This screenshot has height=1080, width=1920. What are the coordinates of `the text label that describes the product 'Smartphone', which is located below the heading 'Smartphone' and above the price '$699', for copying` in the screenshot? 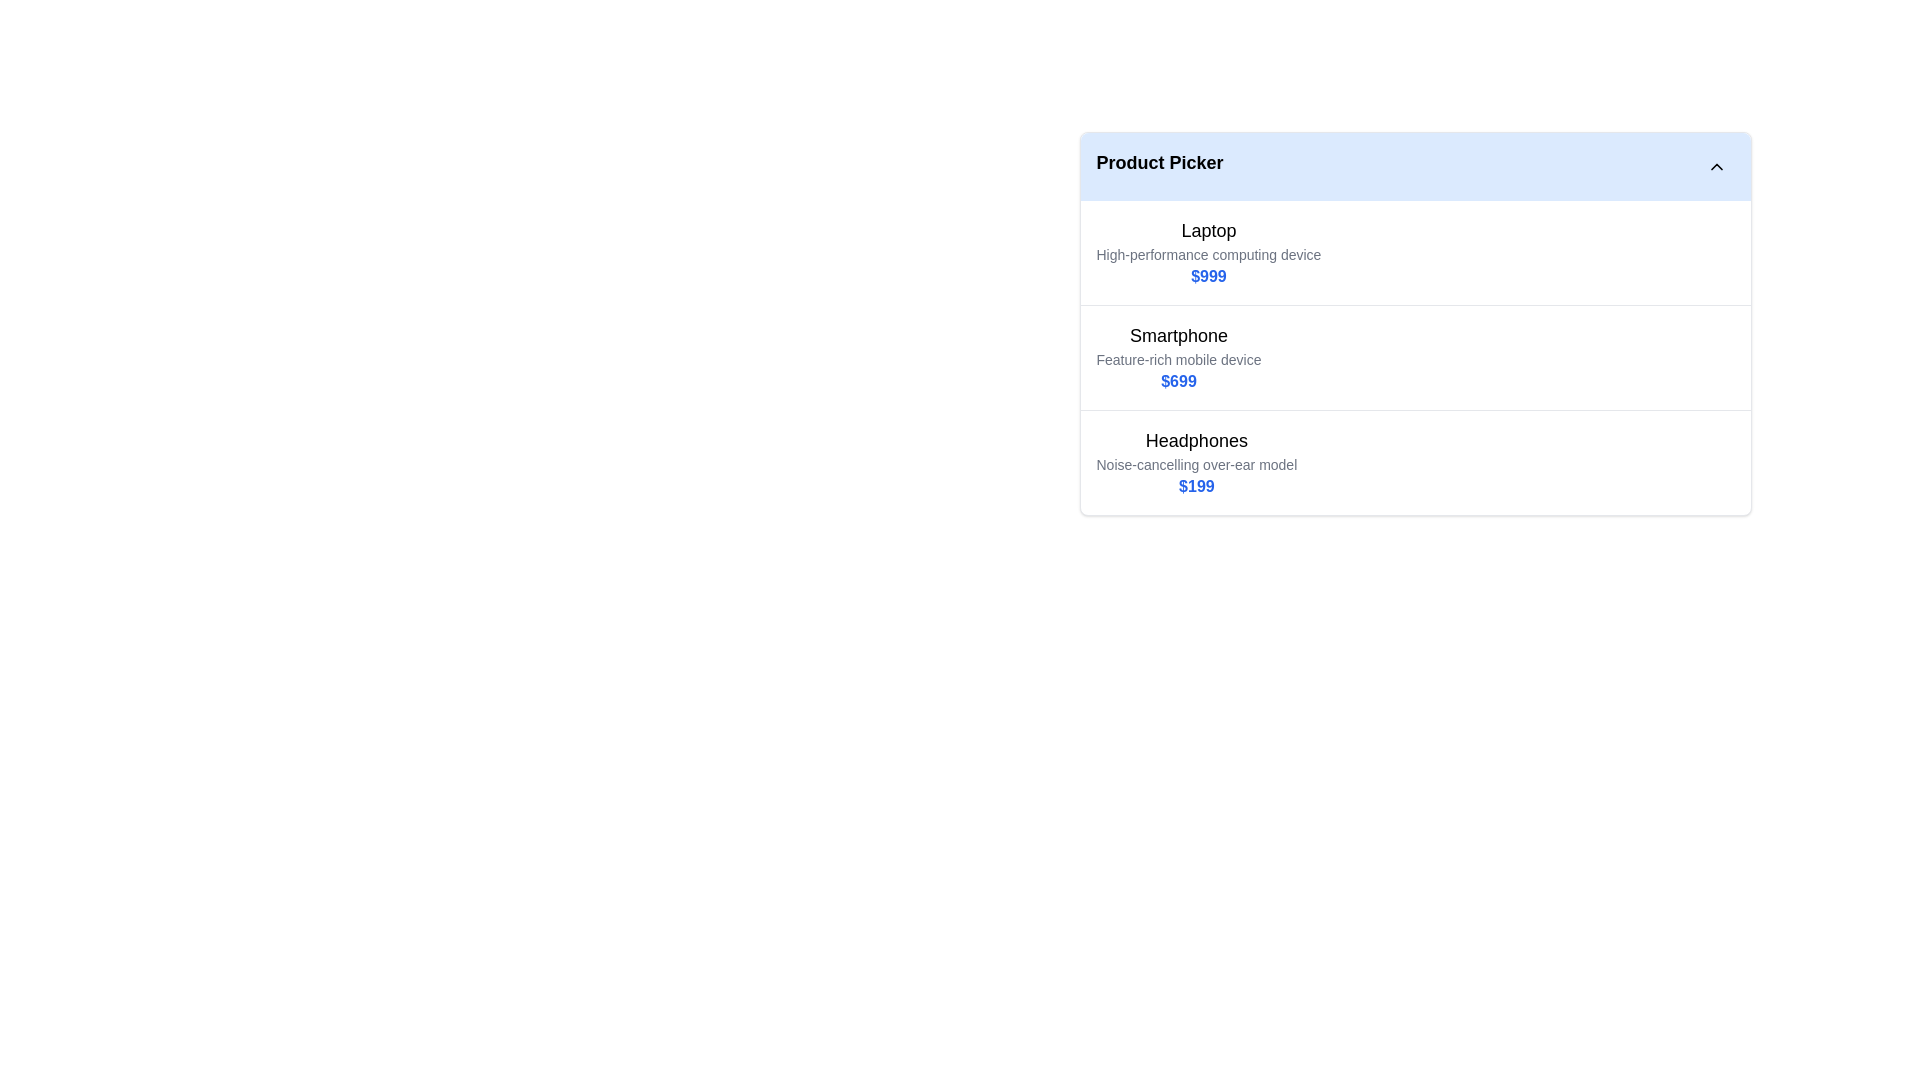 It's located at (1179, 358).